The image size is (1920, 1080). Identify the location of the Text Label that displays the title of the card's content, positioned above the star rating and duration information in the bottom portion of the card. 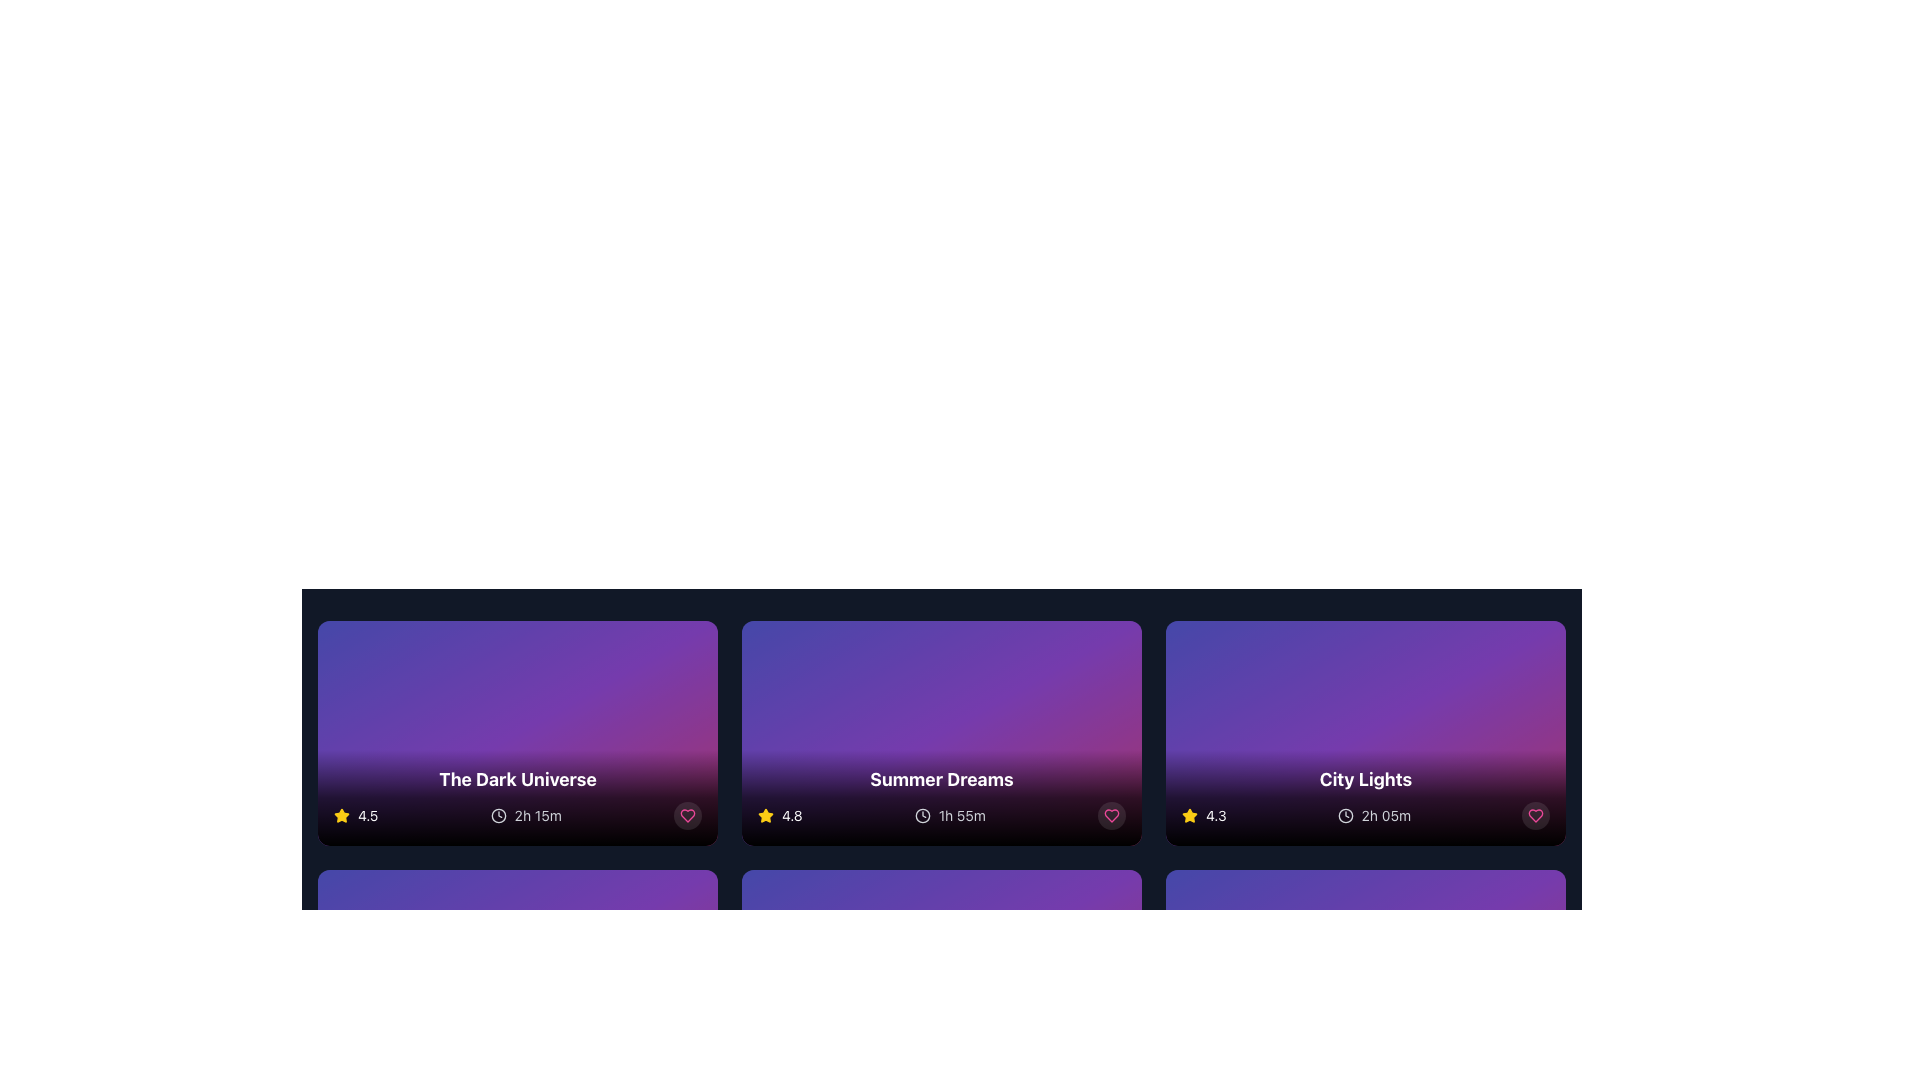
(518, 778).